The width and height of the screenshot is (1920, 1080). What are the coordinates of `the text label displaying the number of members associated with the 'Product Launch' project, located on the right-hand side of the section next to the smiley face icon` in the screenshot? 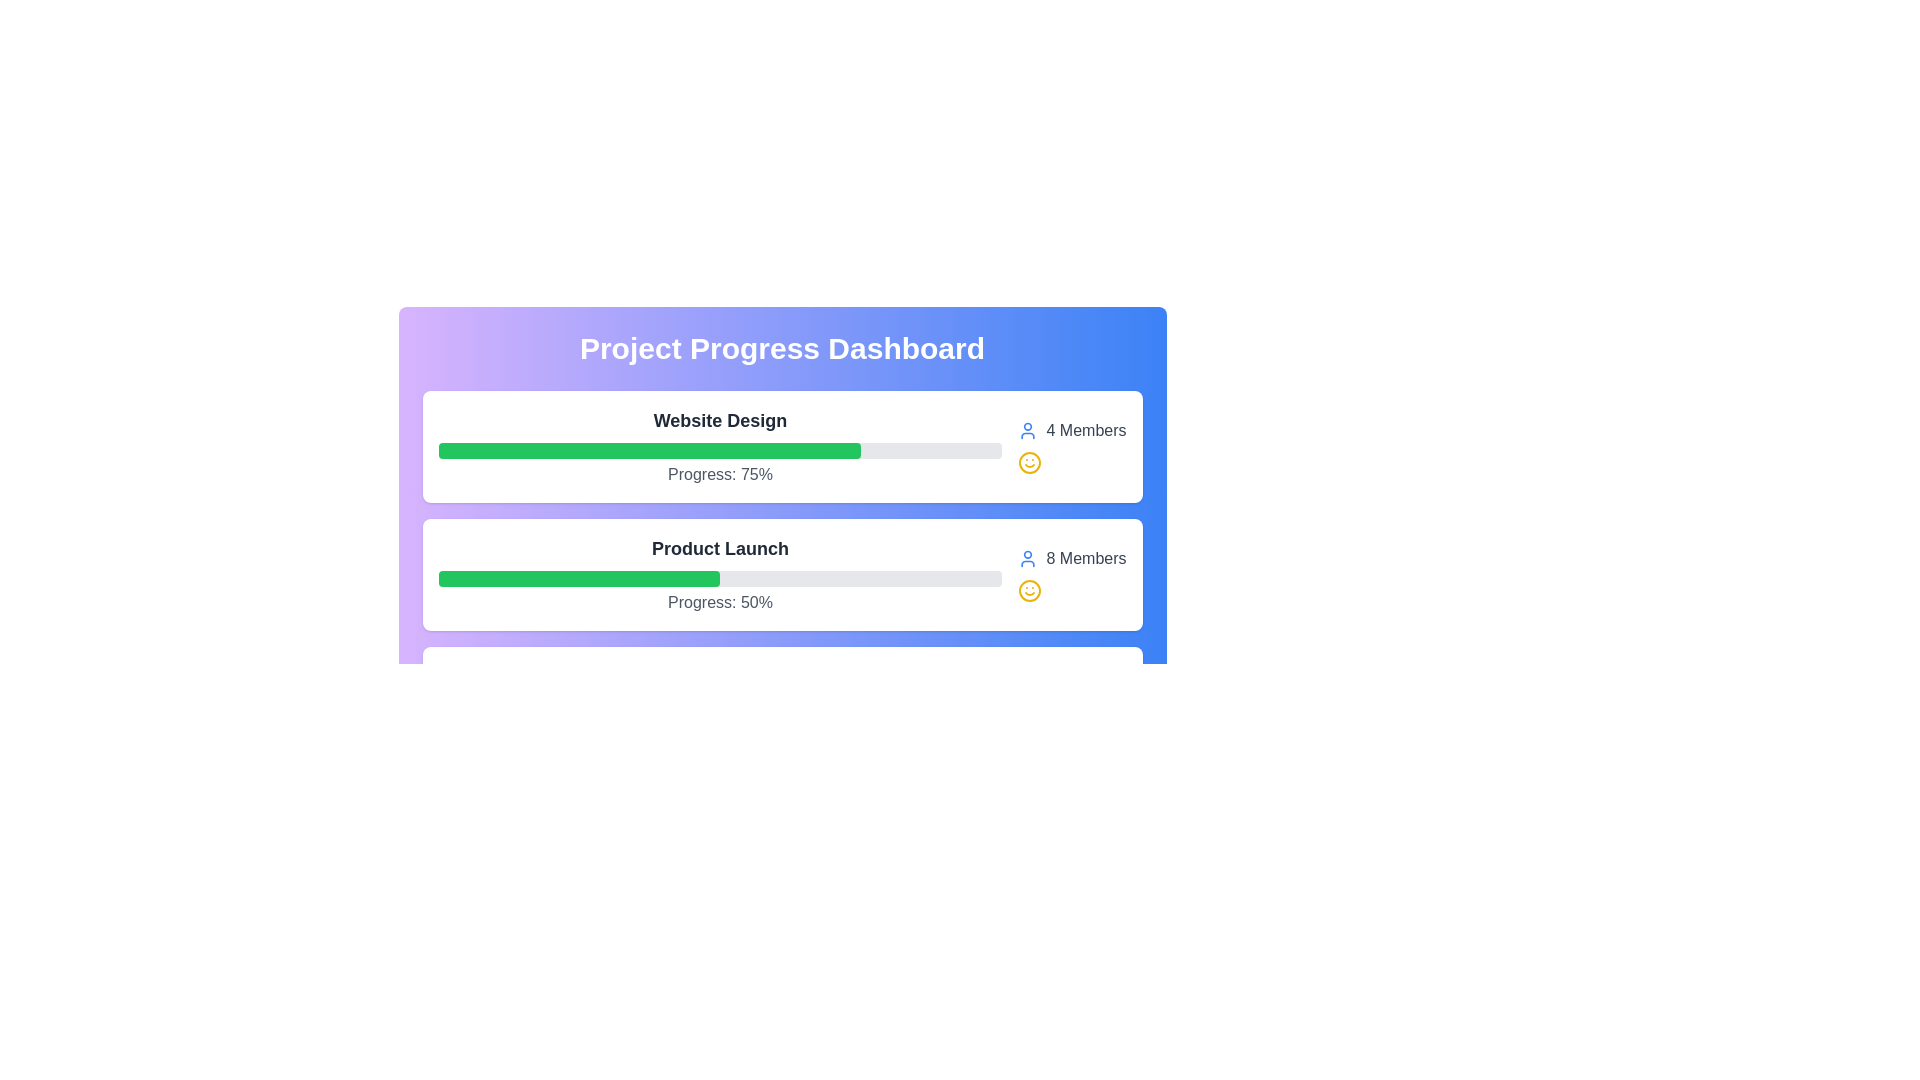 It's located at (1071, 559).